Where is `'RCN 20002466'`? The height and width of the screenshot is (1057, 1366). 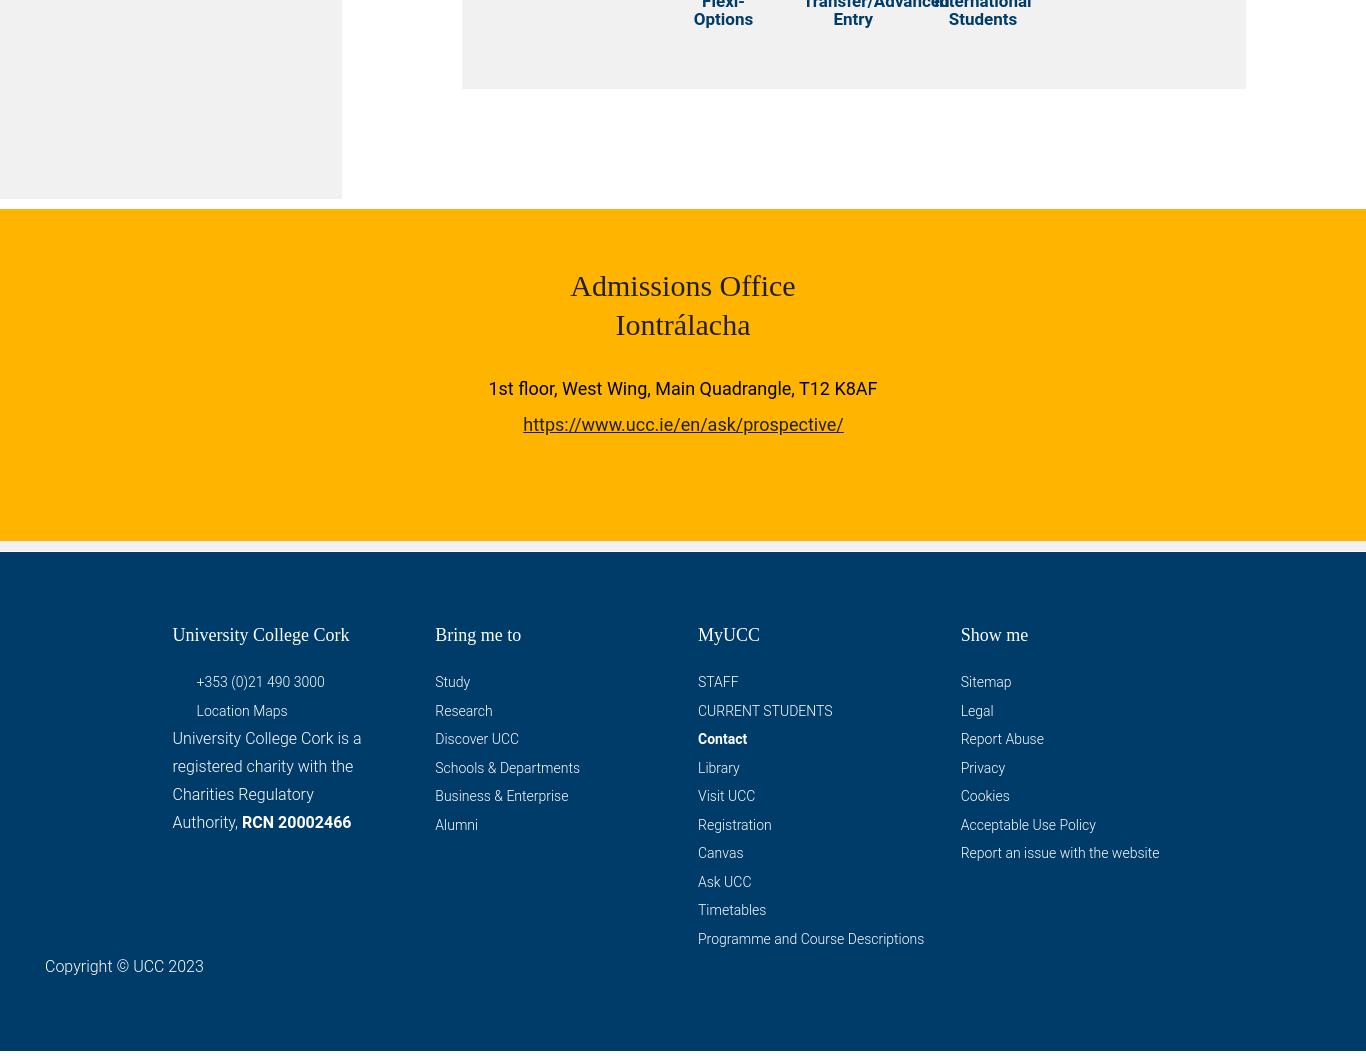 'RCN 20002466' is located at coordinates (242, 827).